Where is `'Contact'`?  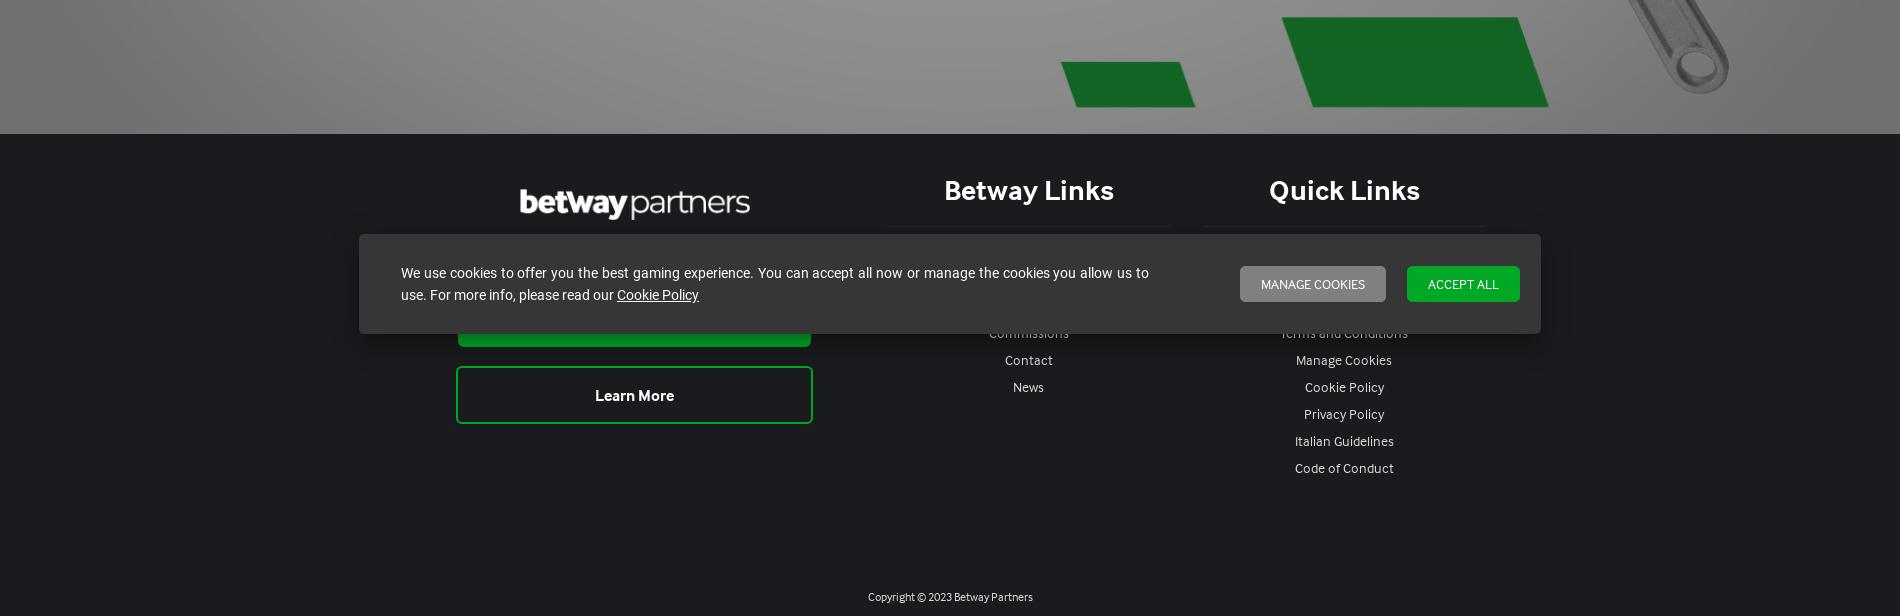
'Contact' is located at coordinates (1028, 358).